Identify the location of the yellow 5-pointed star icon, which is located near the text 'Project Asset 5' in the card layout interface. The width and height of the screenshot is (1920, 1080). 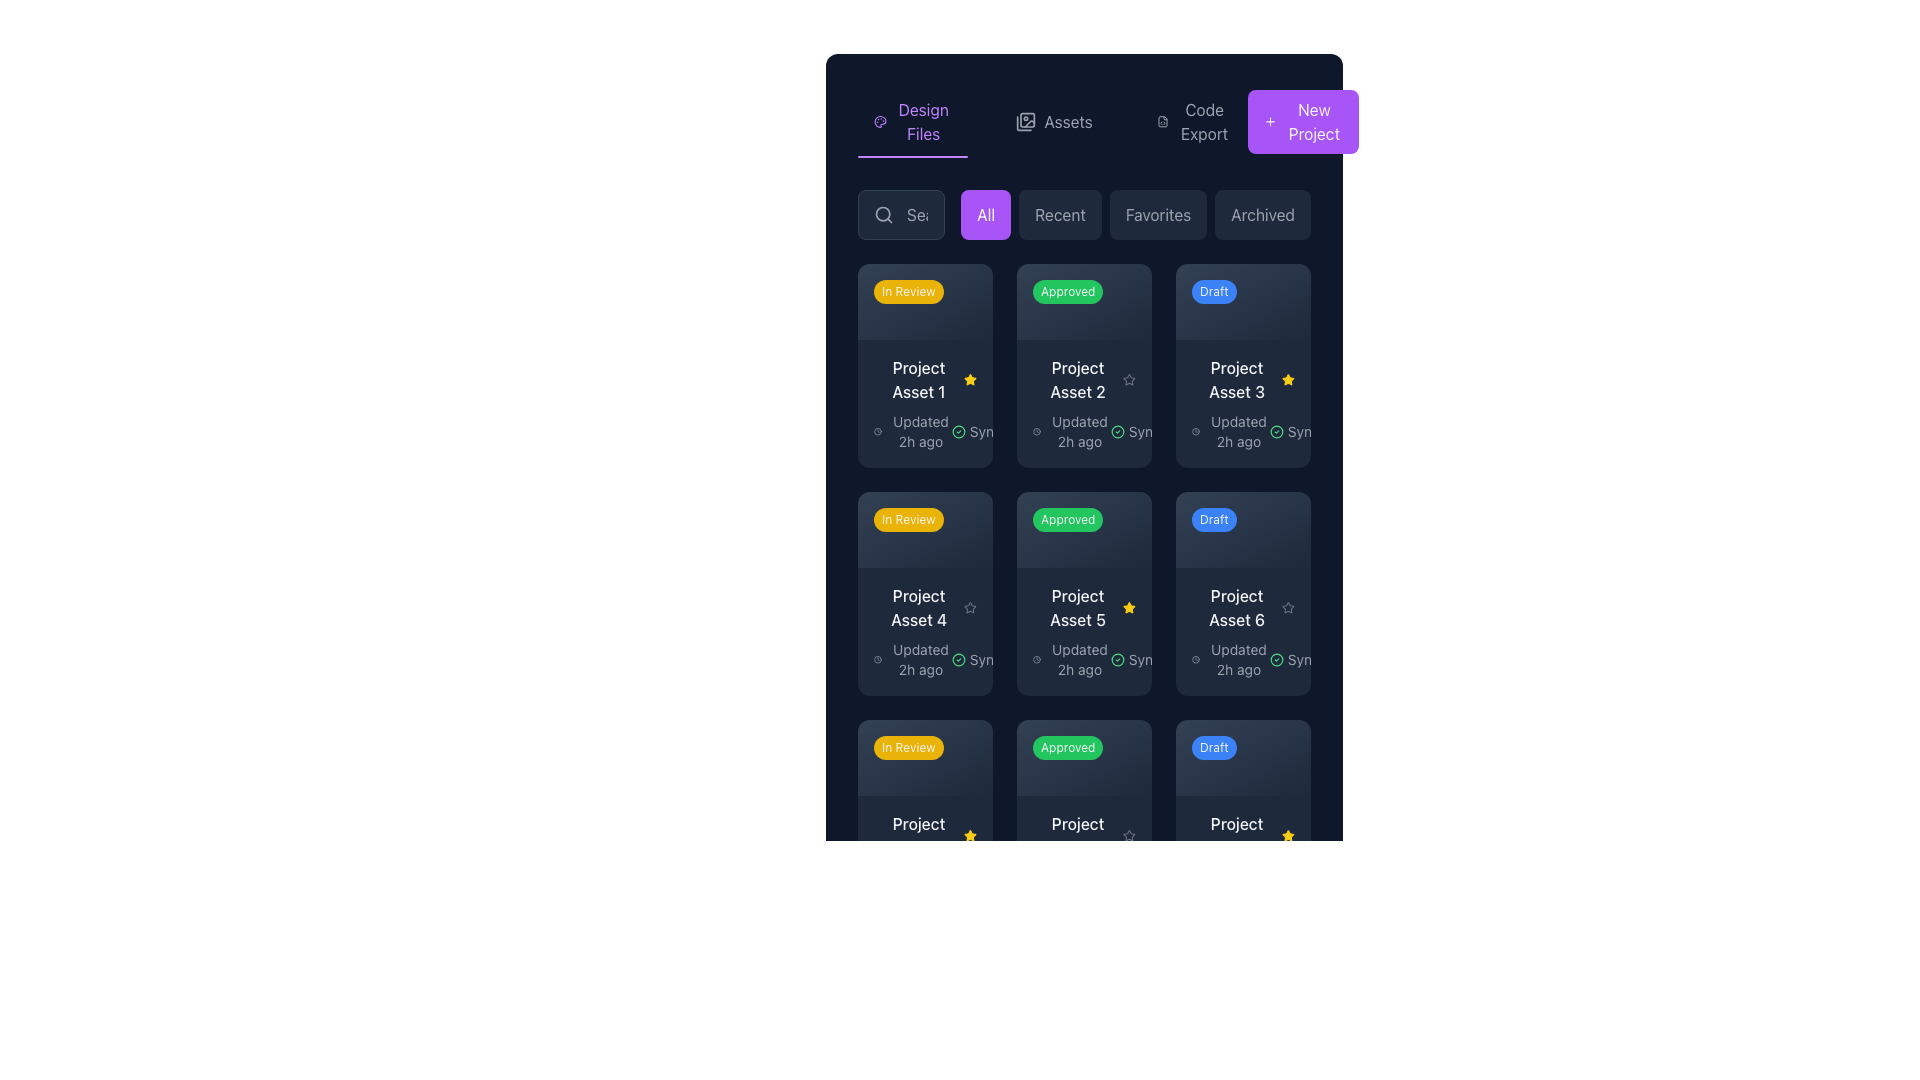
(1288, 835).